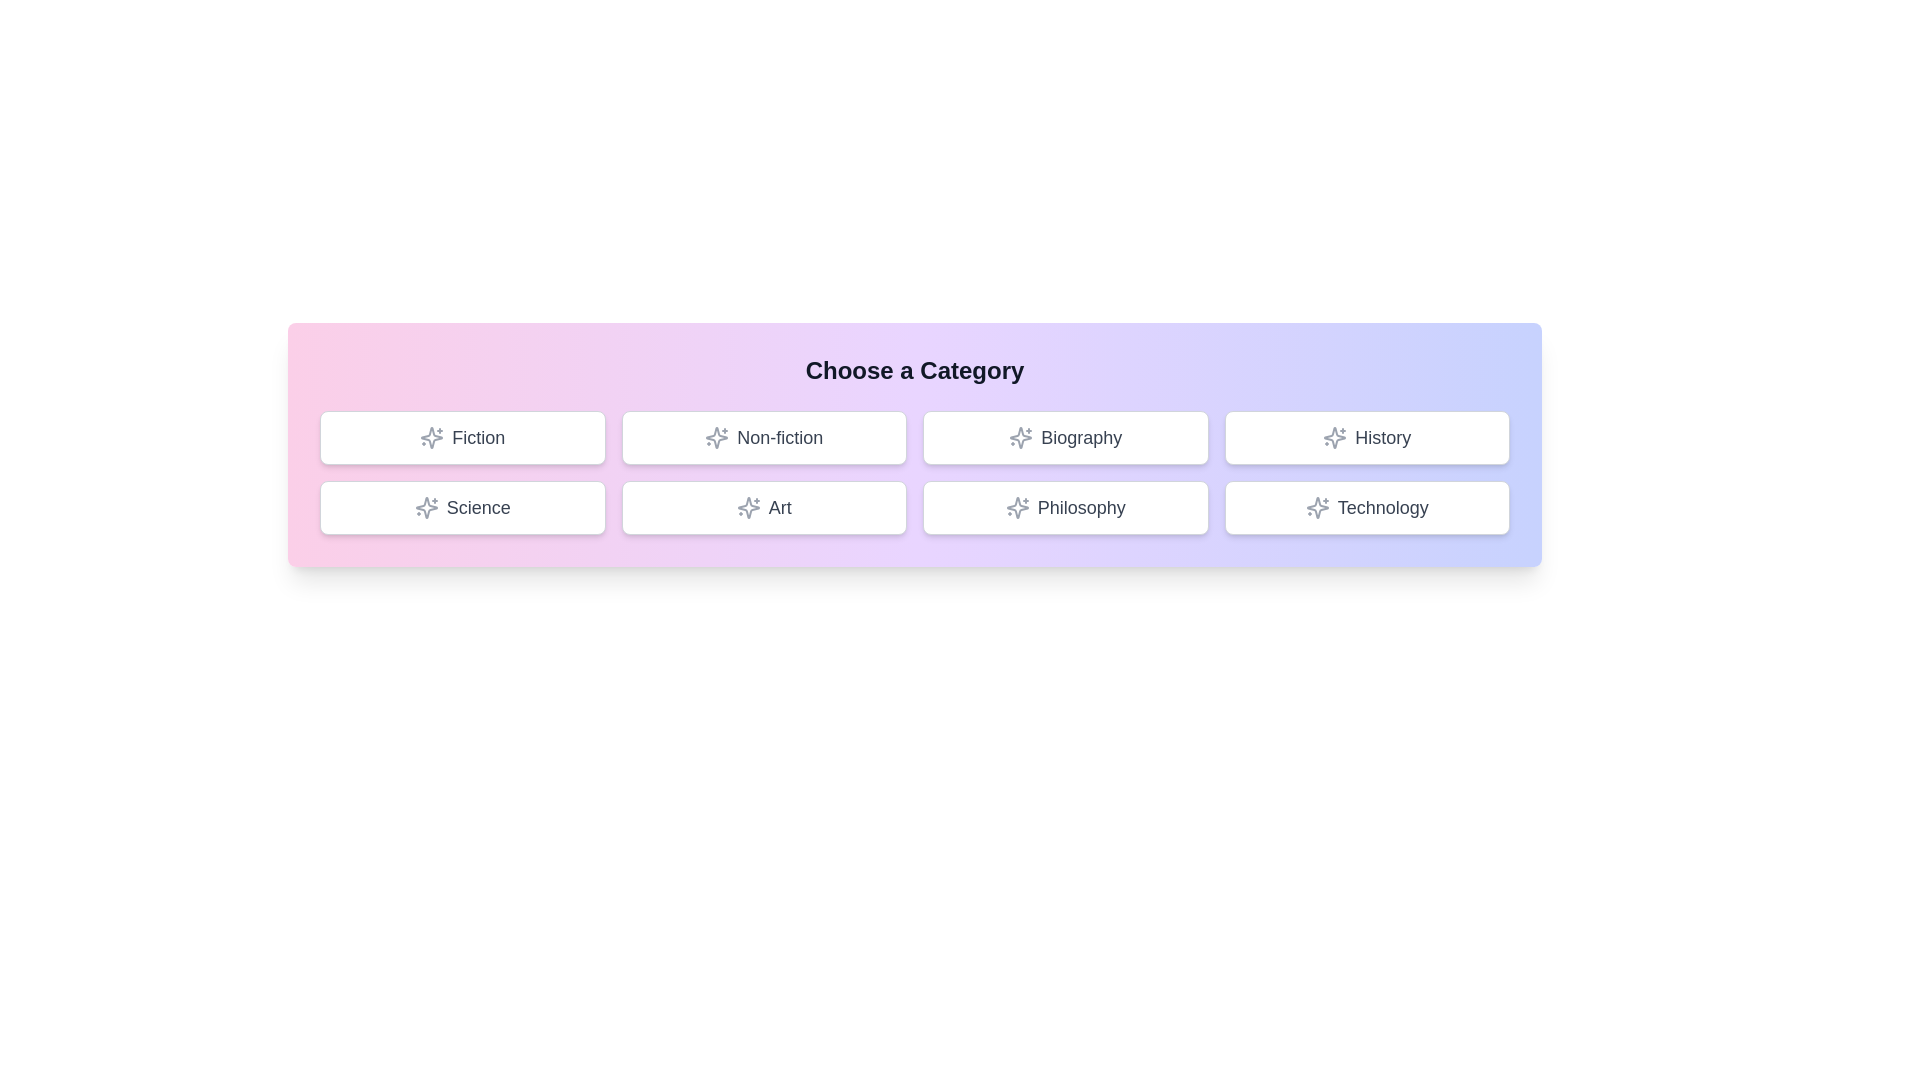 The image size is (1920, 1080). I want to click on the button labeled Philosophy to select it, so click(1064, 507).